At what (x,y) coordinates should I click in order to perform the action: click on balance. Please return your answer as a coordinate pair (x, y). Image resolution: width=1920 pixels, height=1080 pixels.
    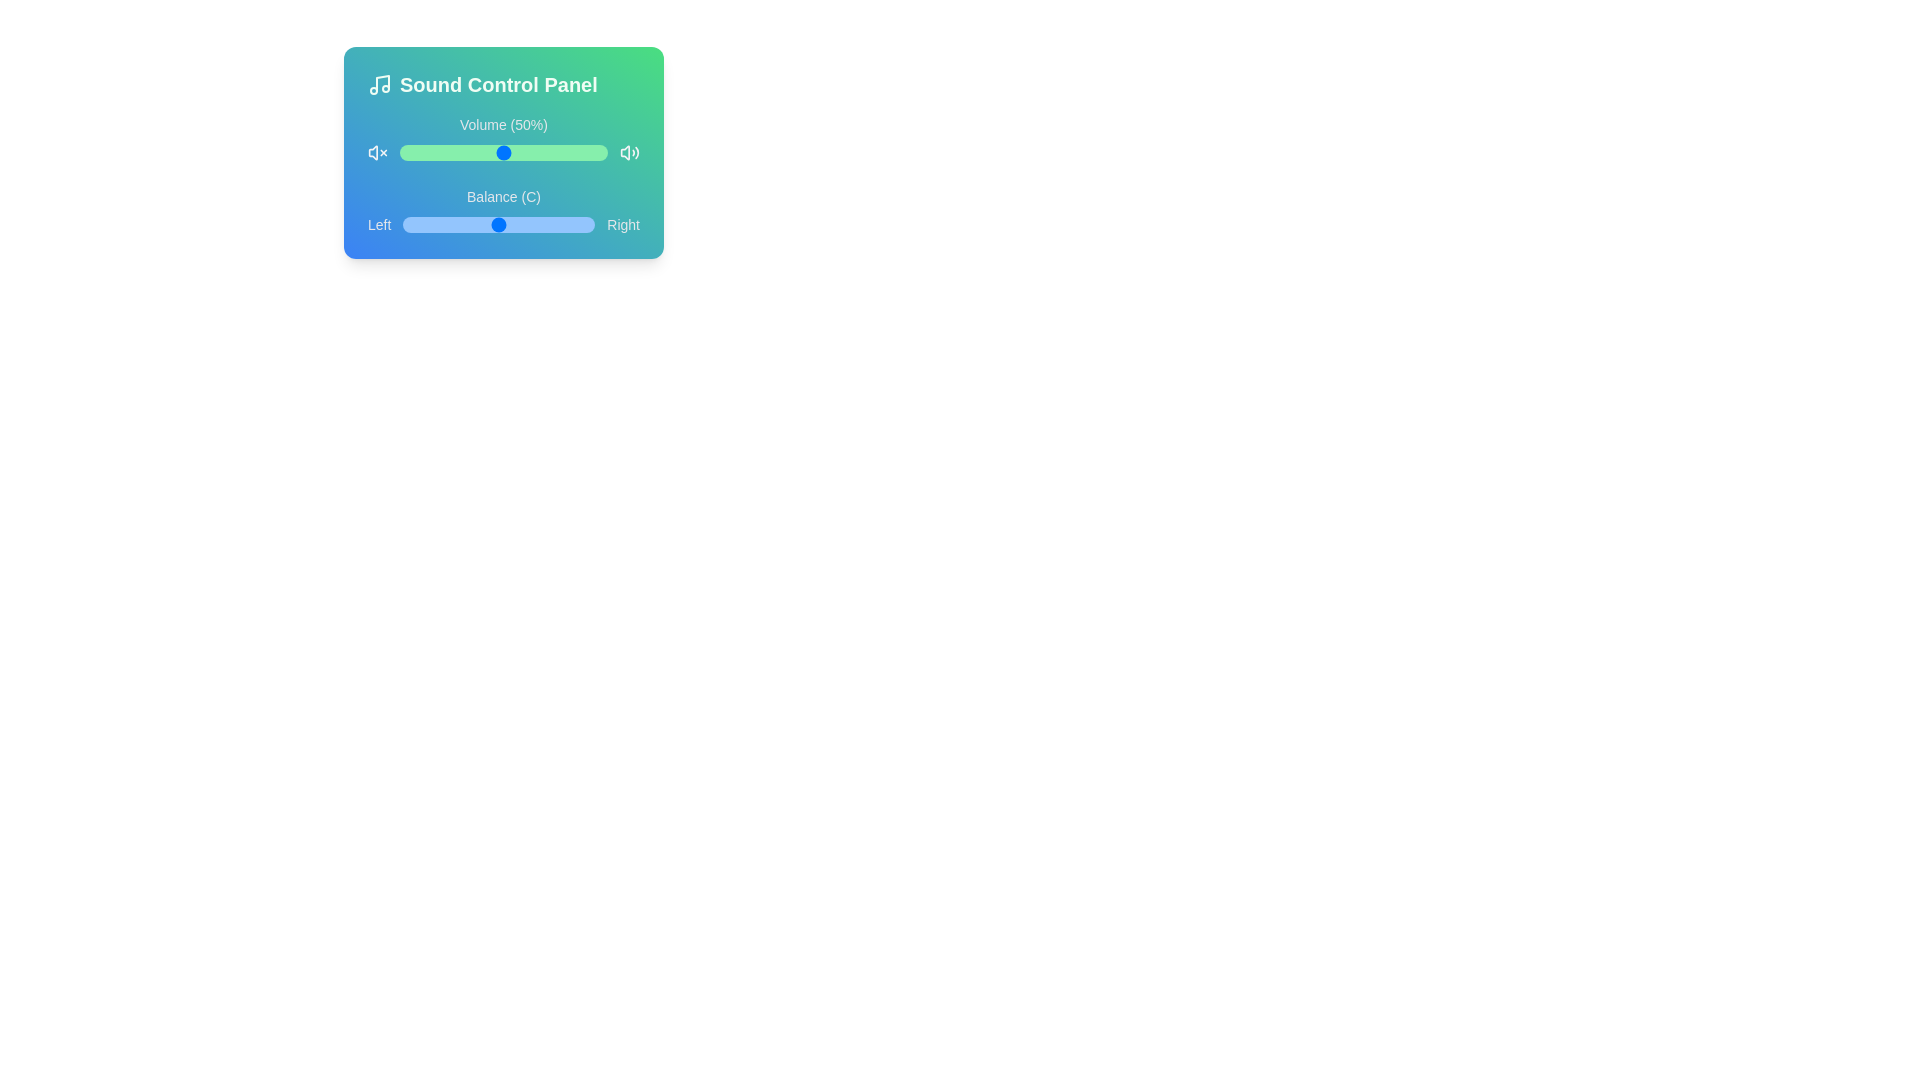
    Looking at the image, I should click on (565, 224).